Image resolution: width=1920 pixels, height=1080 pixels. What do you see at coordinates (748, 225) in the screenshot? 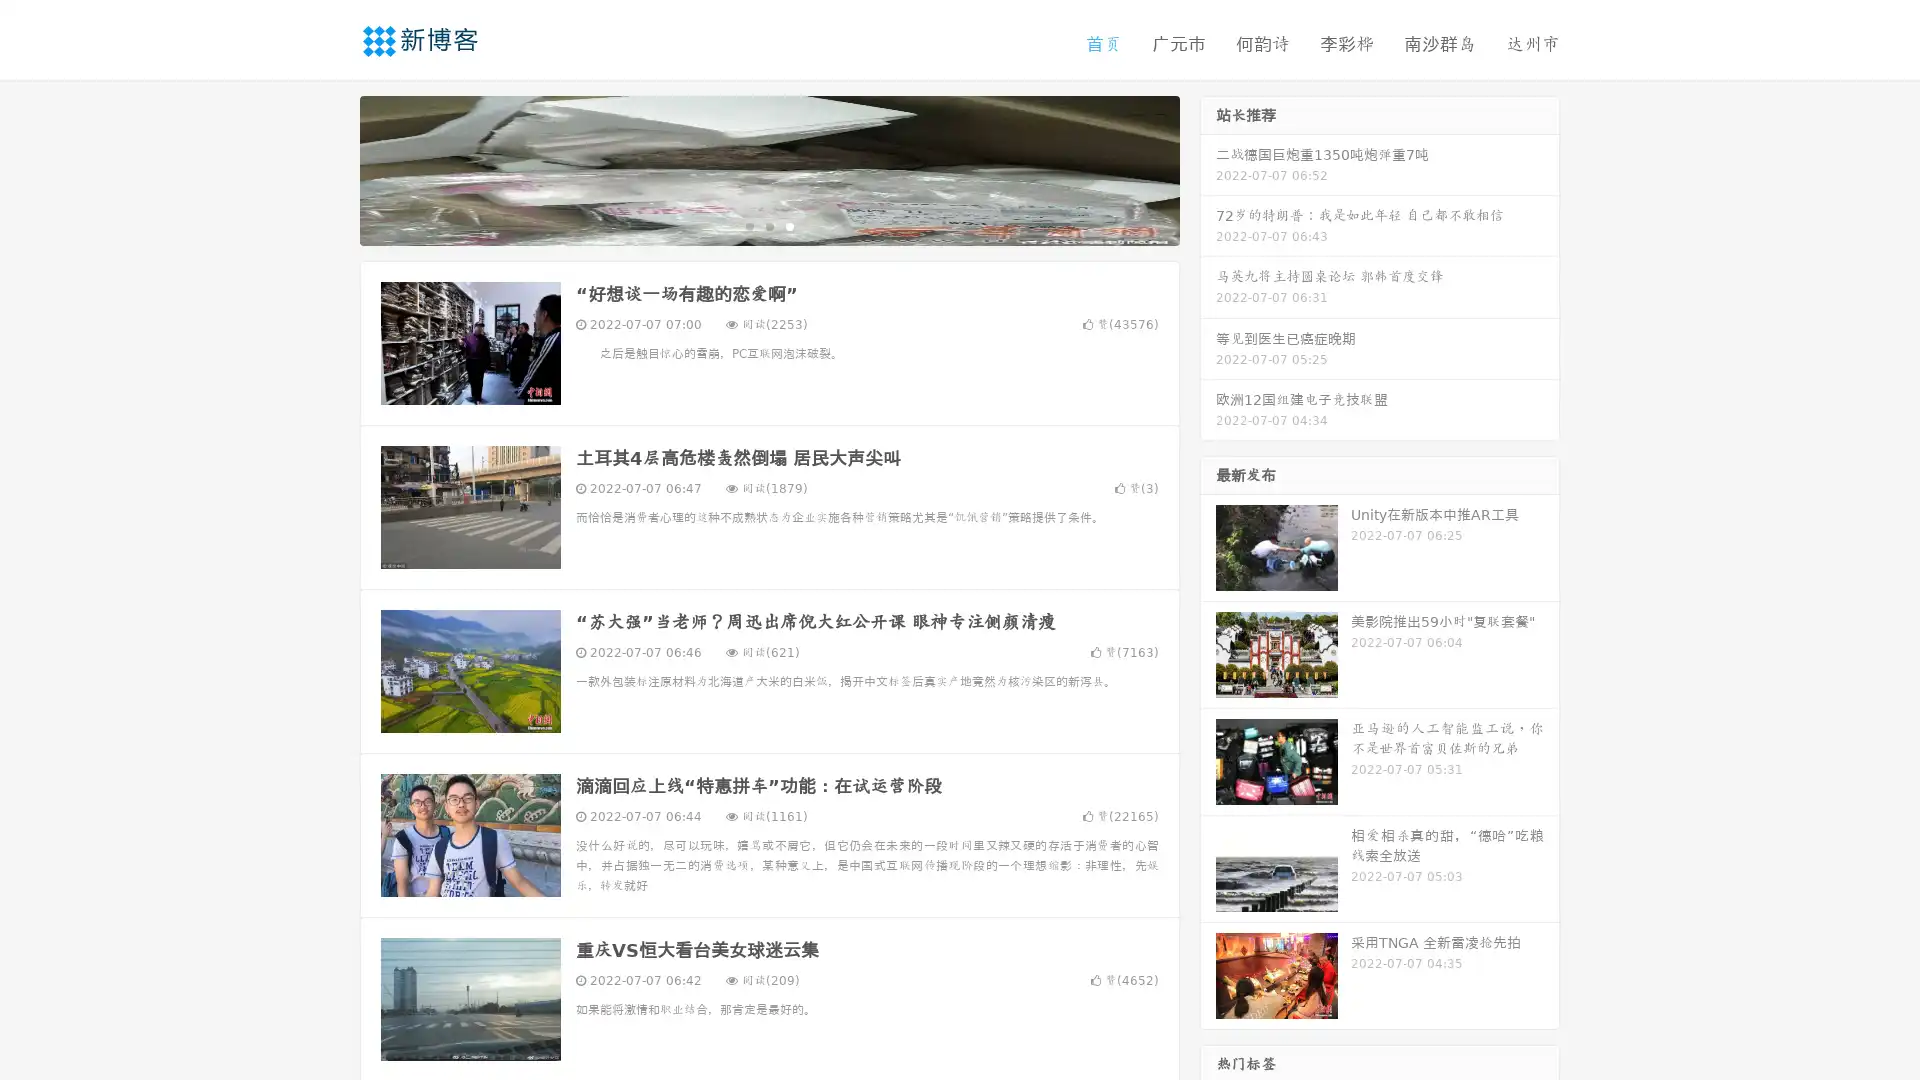
I see `Go to slide 1` at bounding box center [748, 225].